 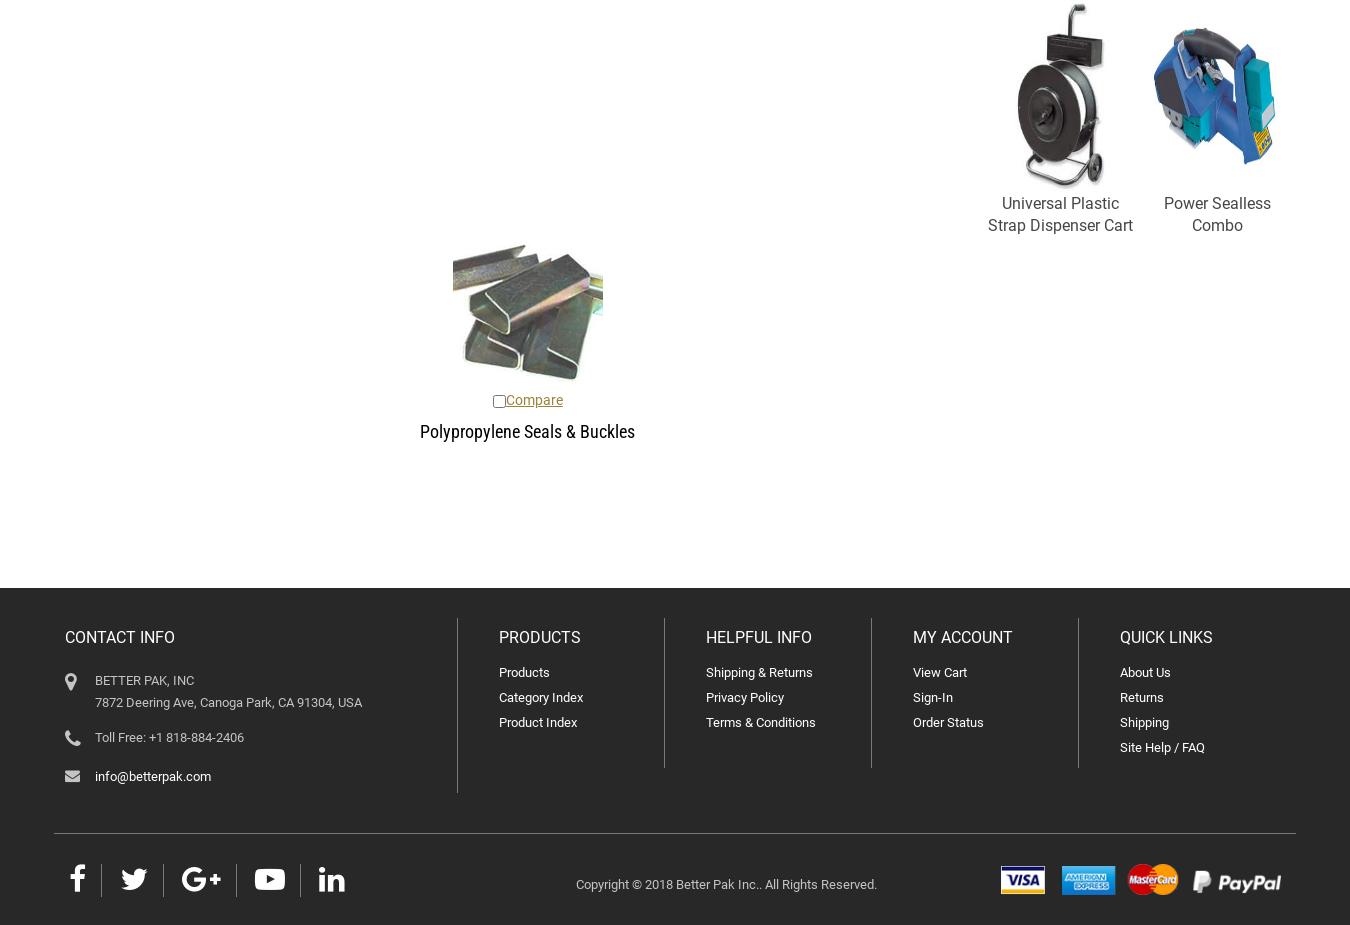 What do you see at coordinates (539, 697) in the screenshot?
I see `'Category Index'` at bounding box center [539, 697].